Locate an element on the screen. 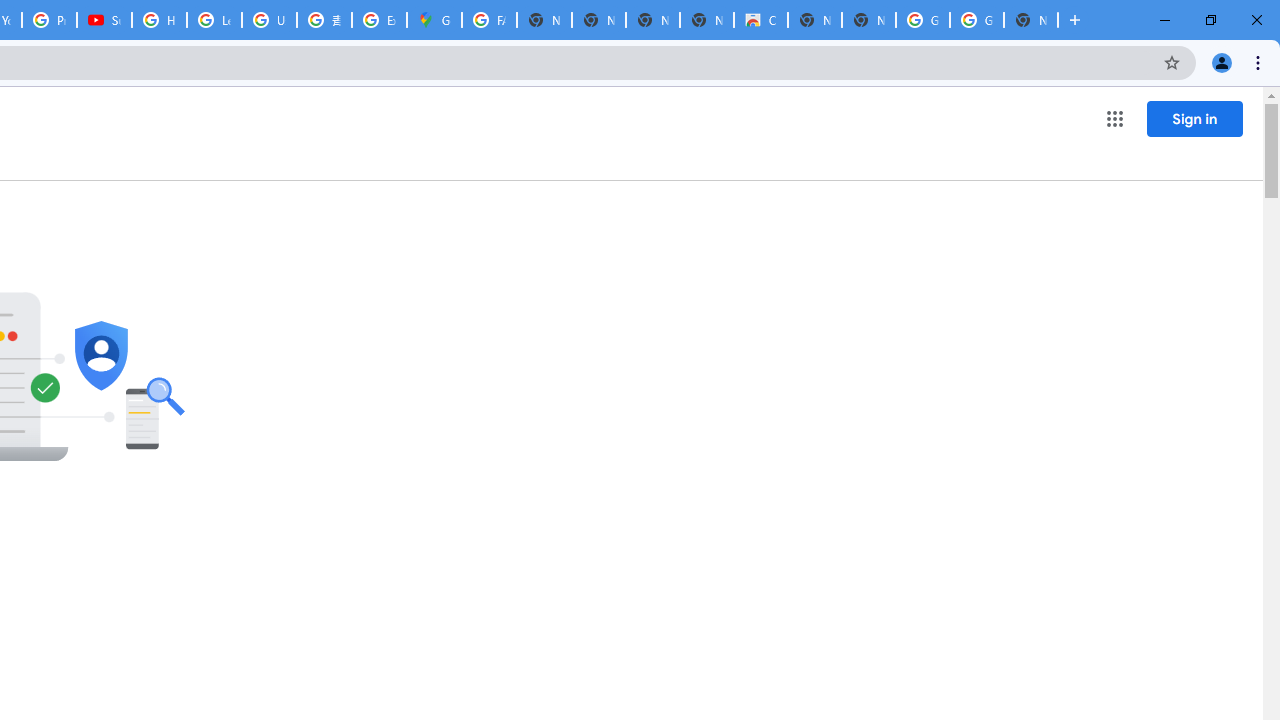  'Chrome Web Store' is located at coordinates (759, 20).